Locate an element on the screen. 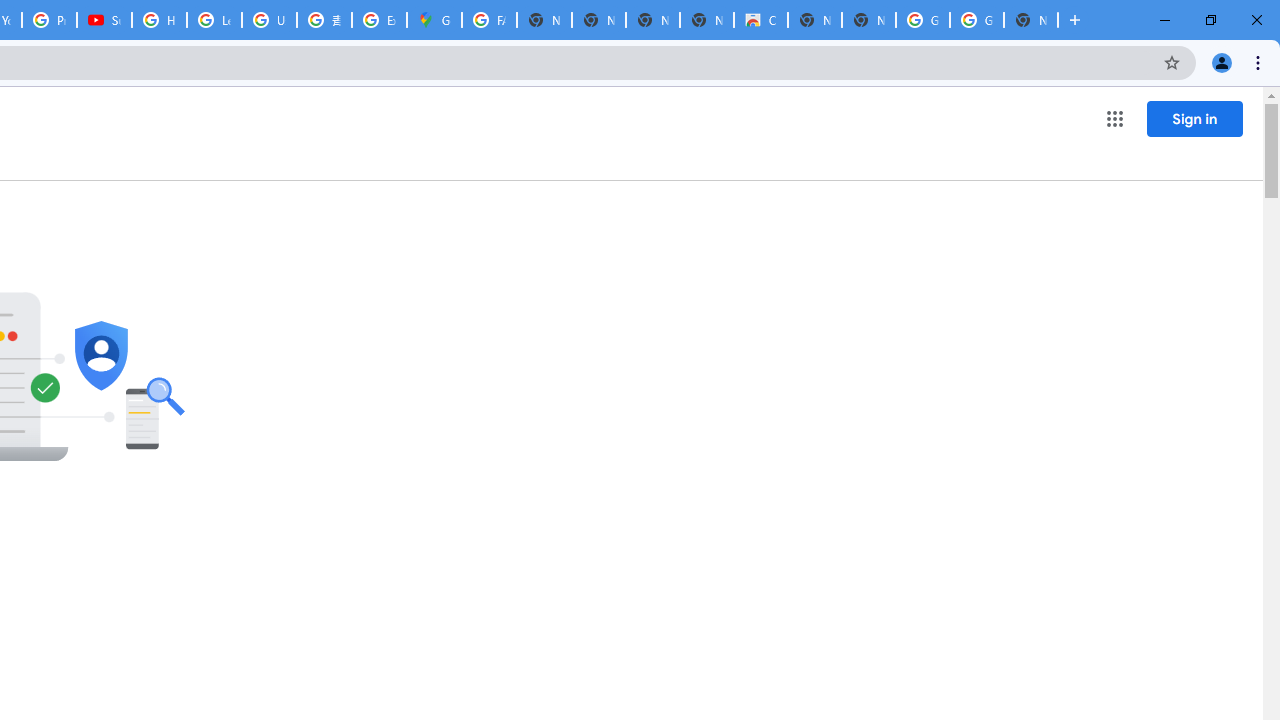  'Chrome Web Store' is located at coordinates (759, 20).